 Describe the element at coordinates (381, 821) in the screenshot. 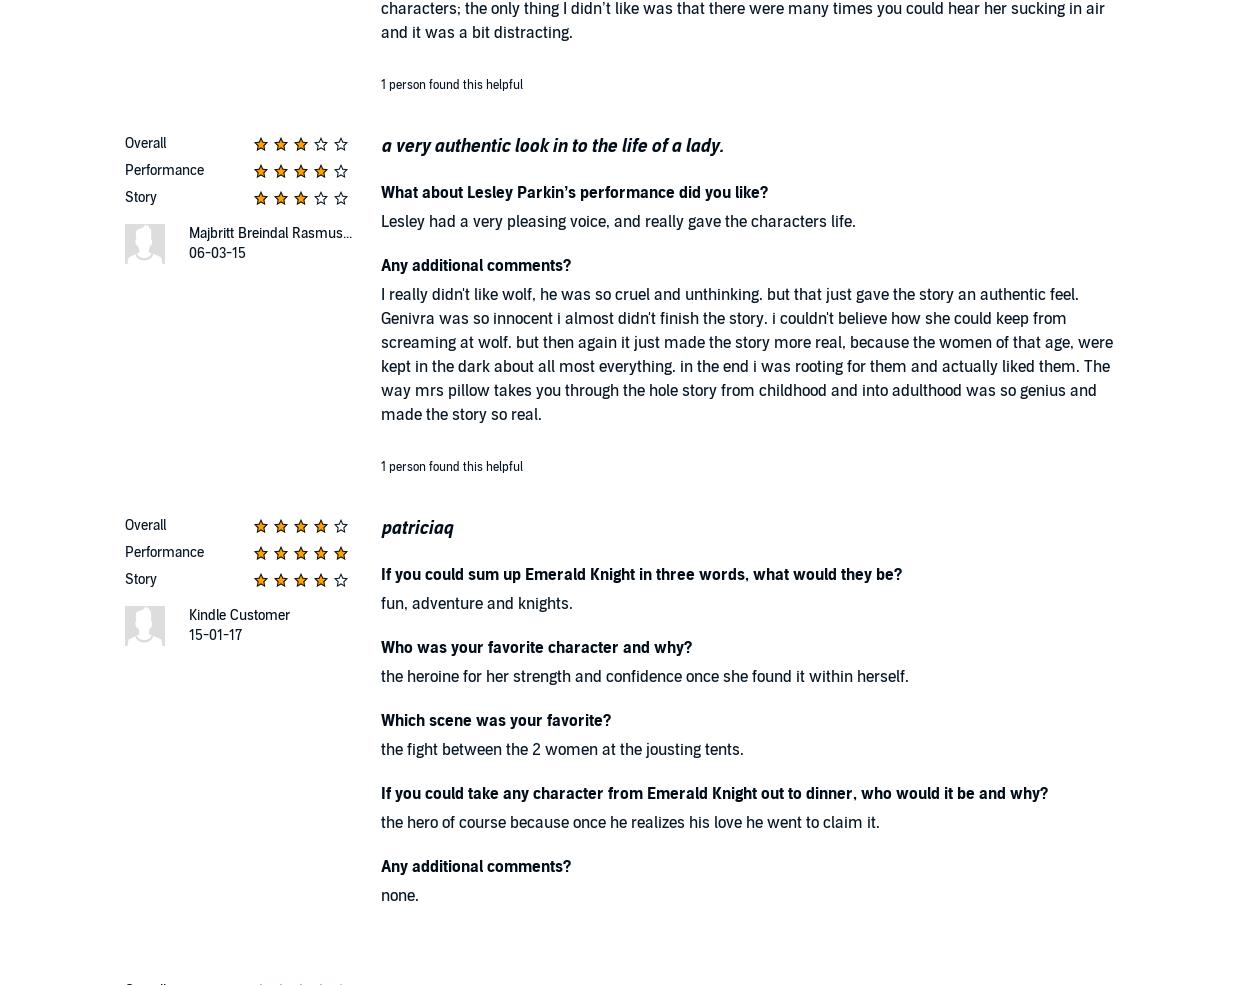

I see `'the hero of course because once he realizes his love he went to claim it.'` at that location.